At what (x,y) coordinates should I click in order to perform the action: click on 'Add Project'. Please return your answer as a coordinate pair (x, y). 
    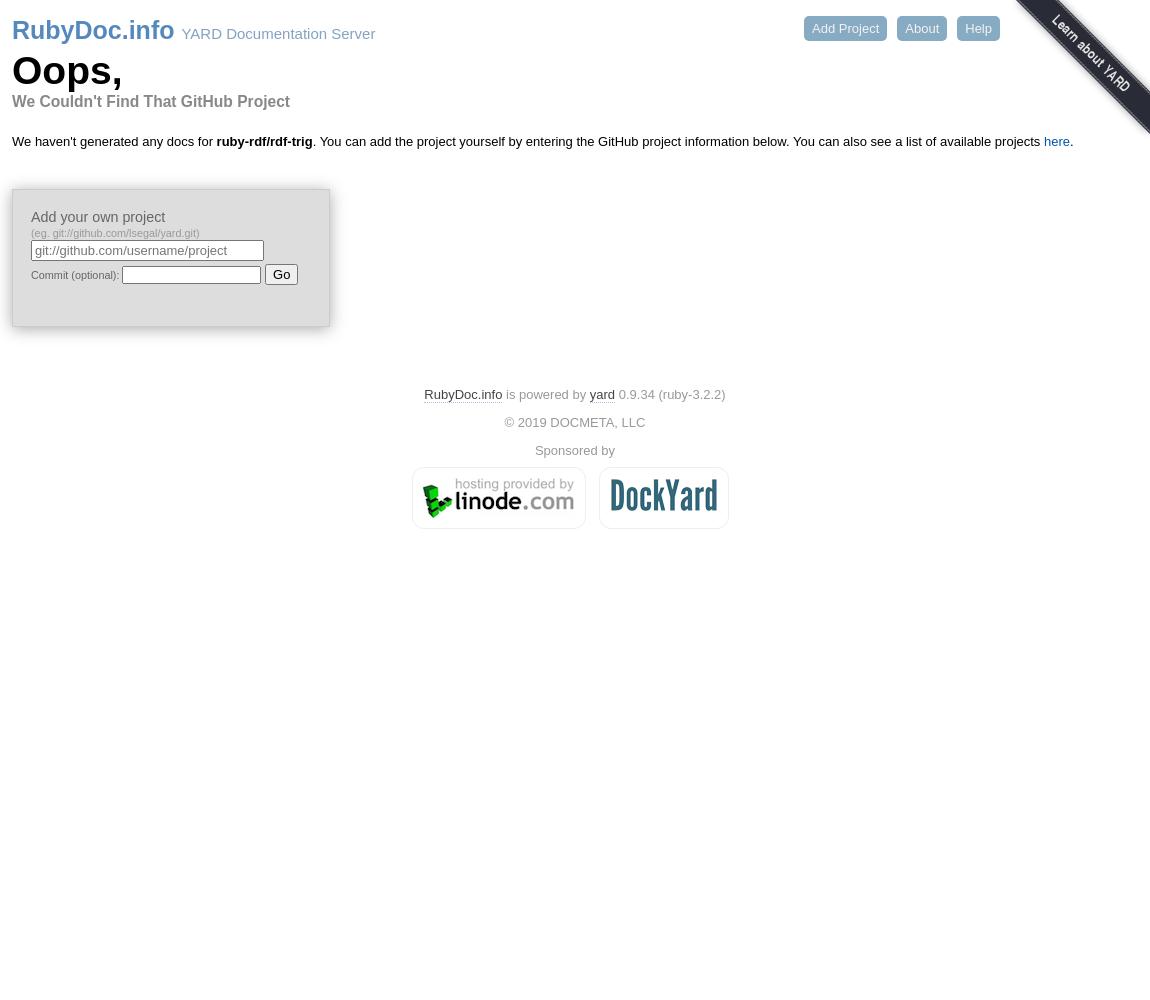
    Looking at the image, I should click on (844, 28).